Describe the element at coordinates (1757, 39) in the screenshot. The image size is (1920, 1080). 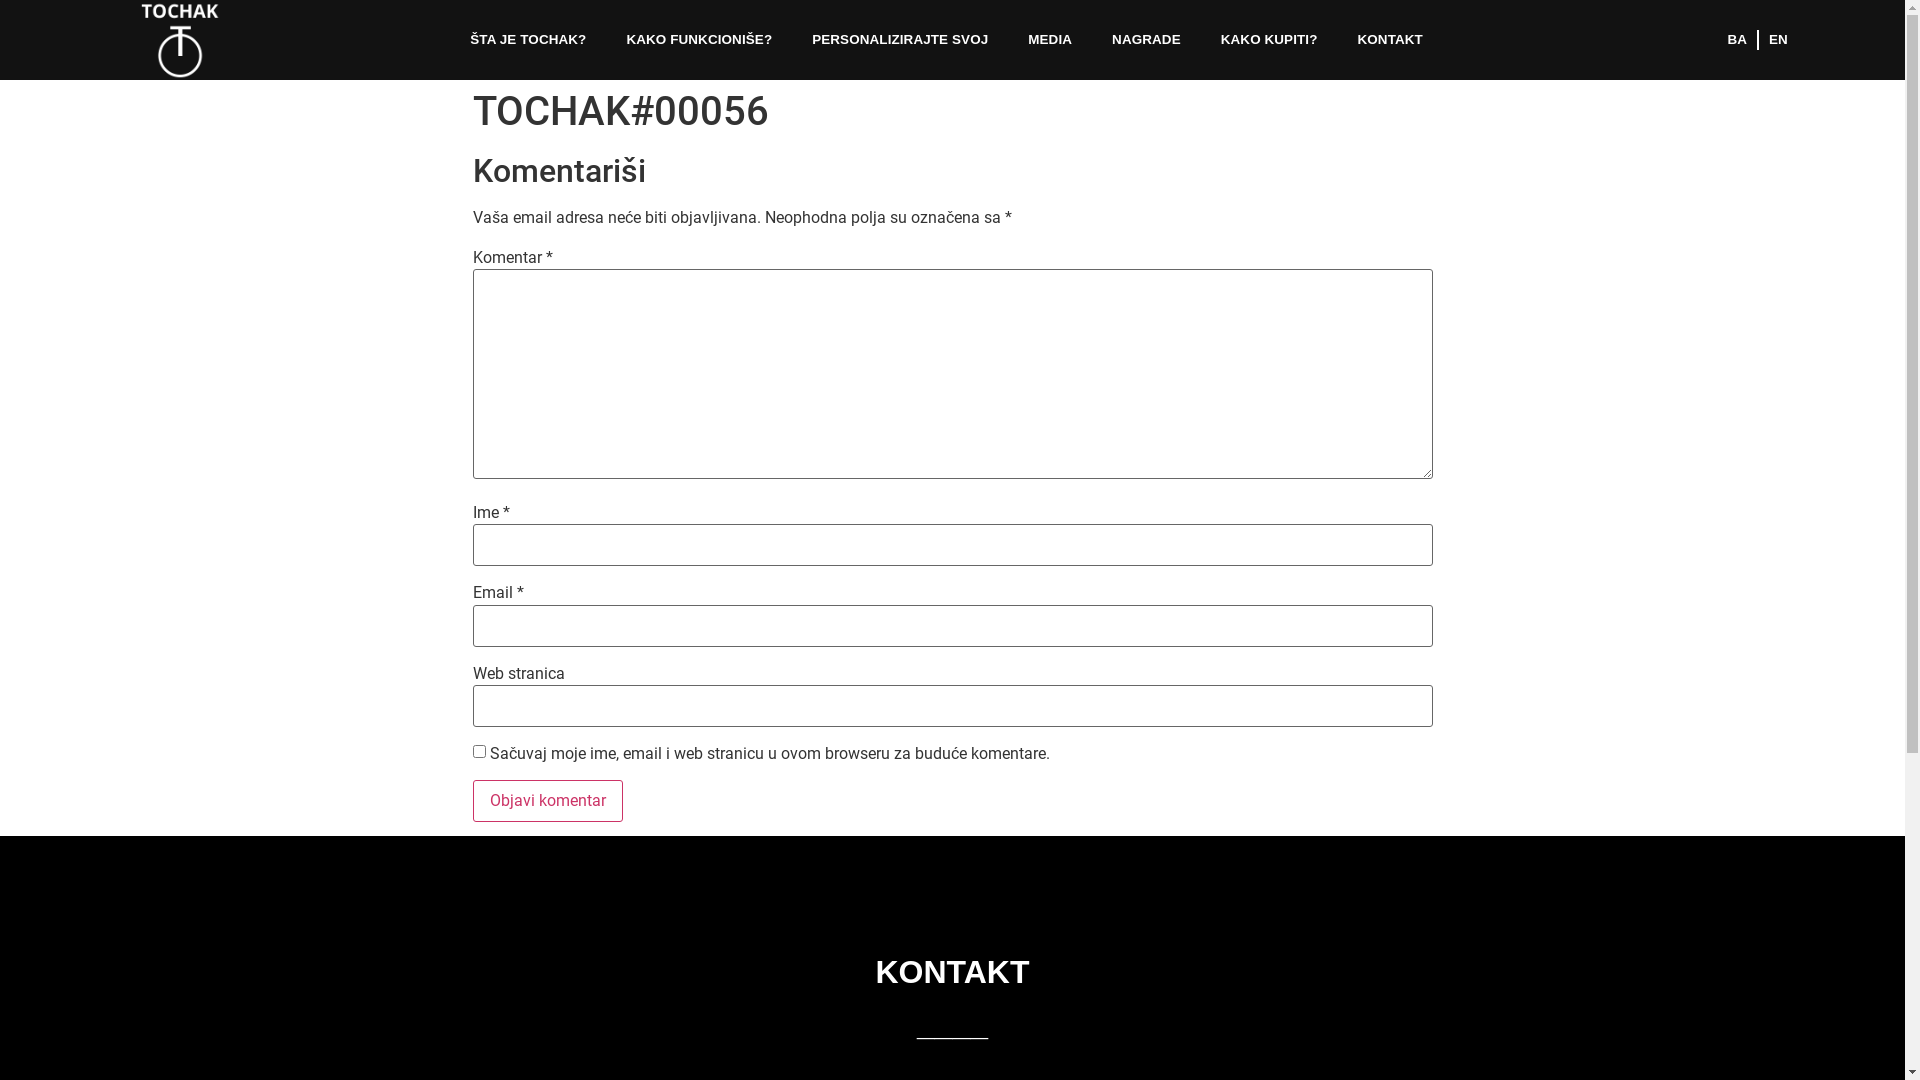
I see `'EN'` at that location.